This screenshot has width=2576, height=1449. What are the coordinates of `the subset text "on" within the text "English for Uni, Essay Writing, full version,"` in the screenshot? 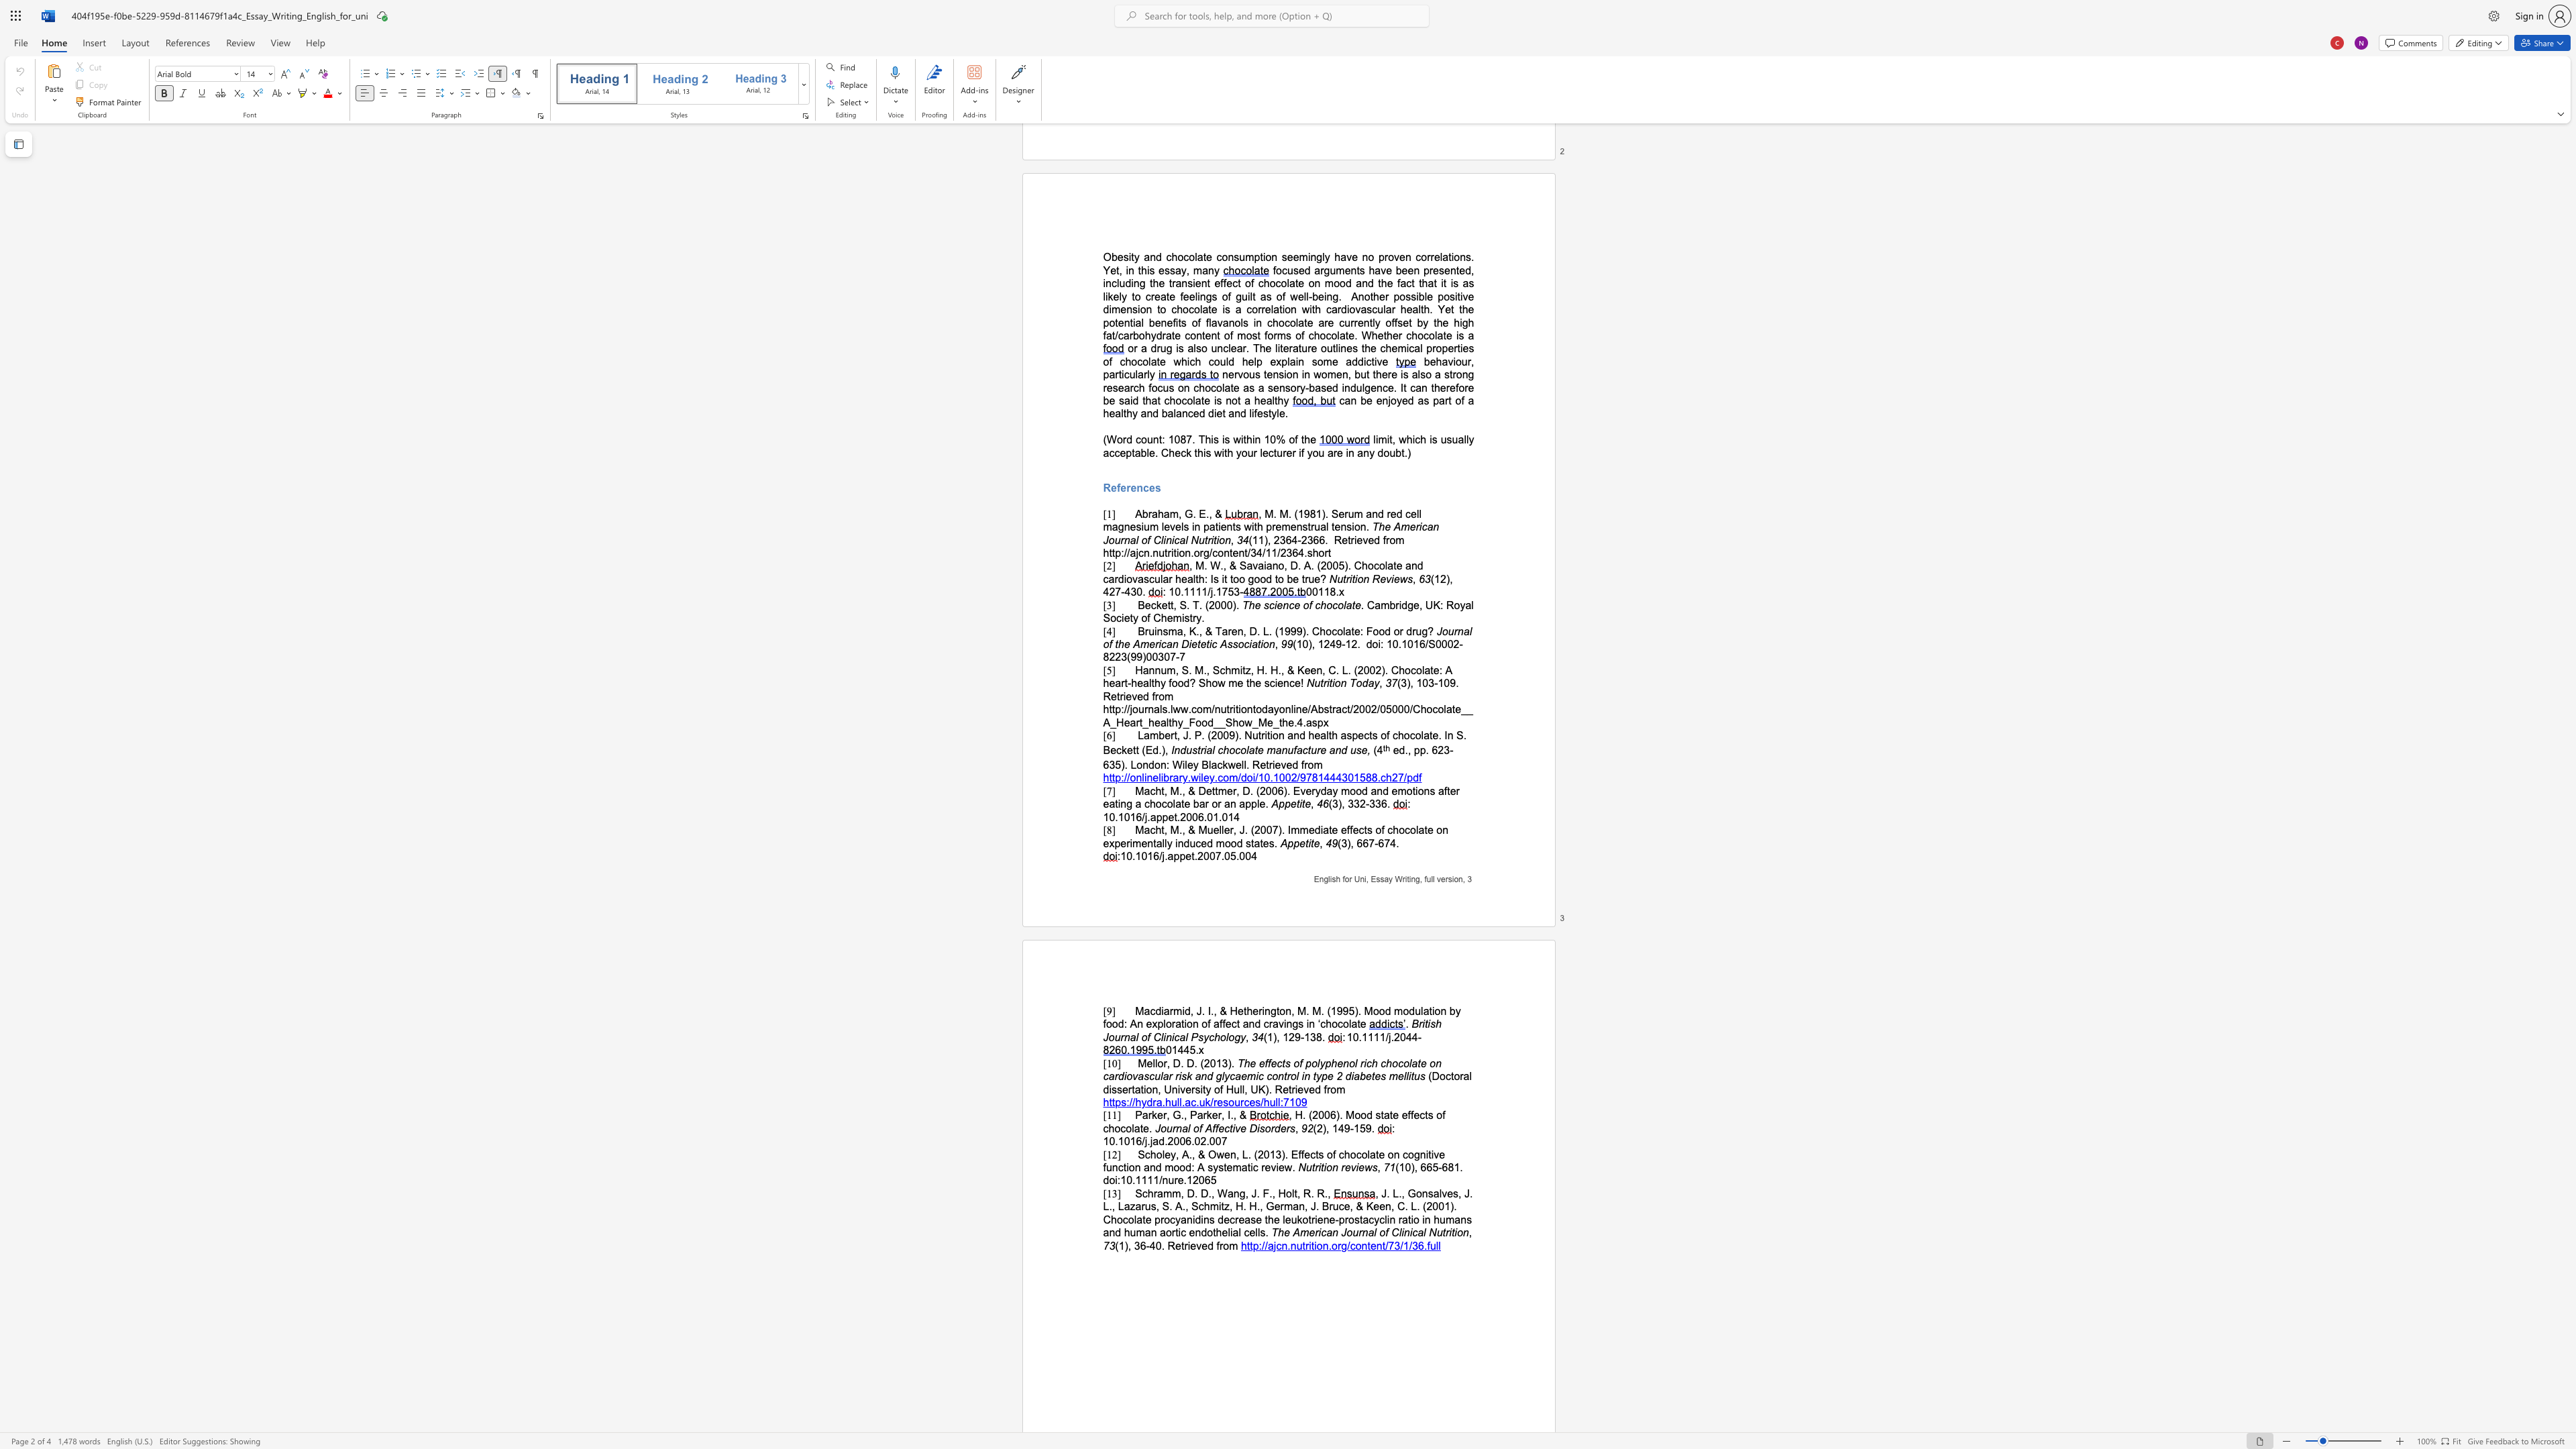 It's located at (1453, 878).